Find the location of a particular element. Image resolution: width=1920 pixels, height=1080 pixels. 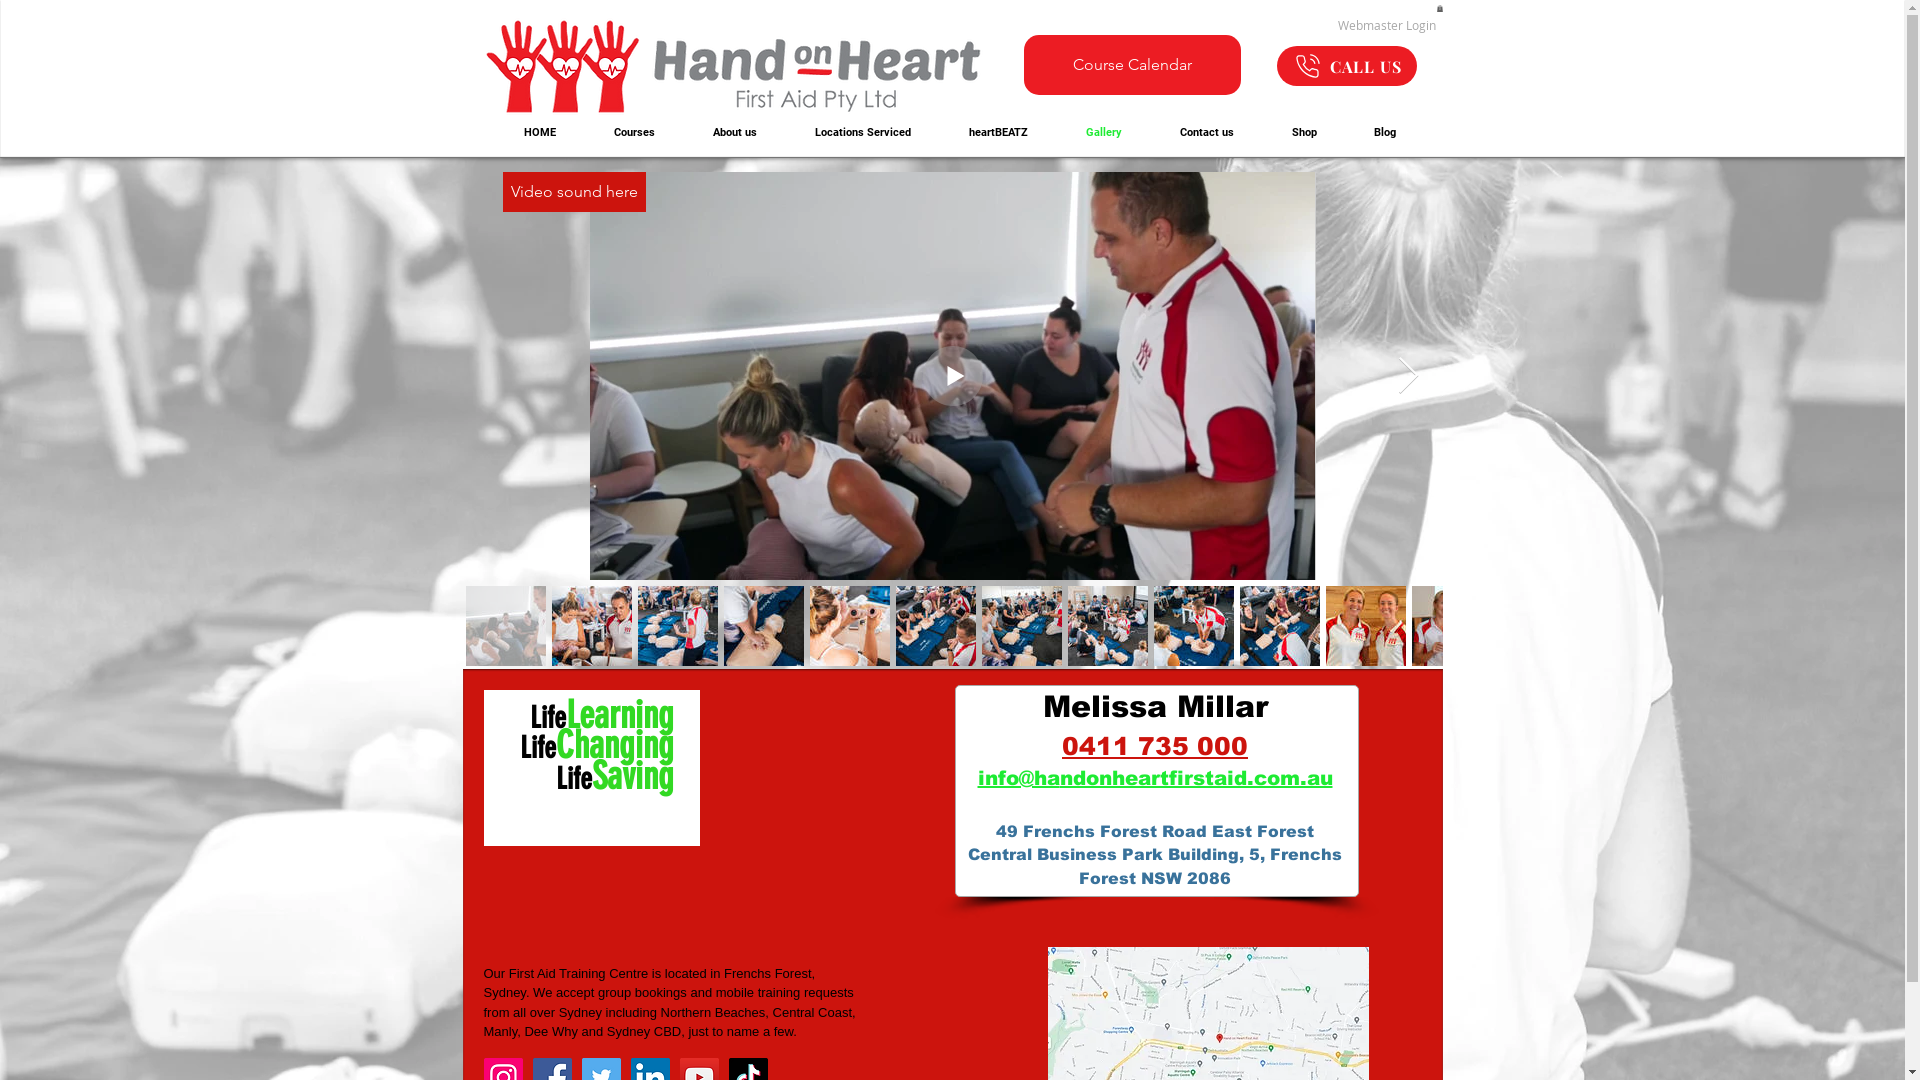

'Video sound here' is located at coordinates (572, 192).